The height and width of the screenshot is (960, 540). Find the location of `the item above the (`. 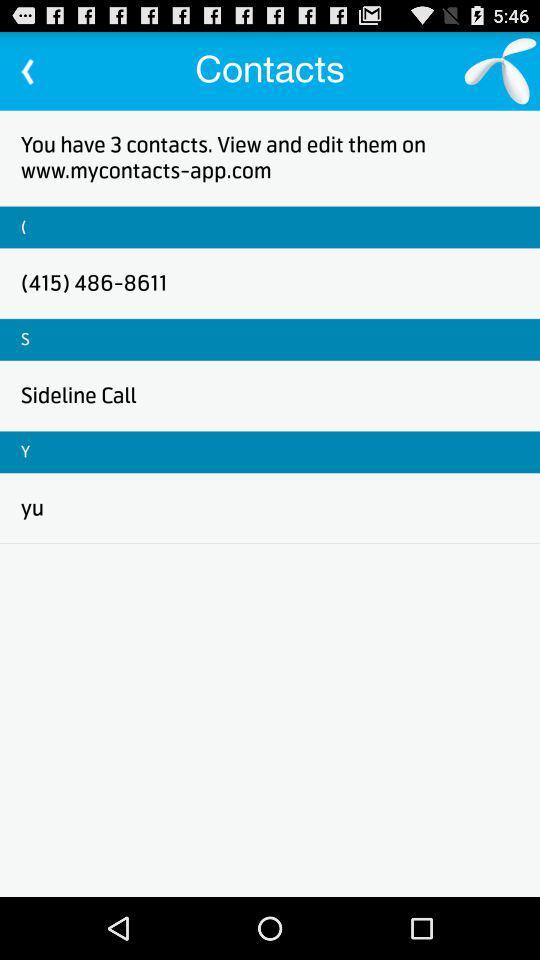

the item above the ( is located at coordinates (270, 156).